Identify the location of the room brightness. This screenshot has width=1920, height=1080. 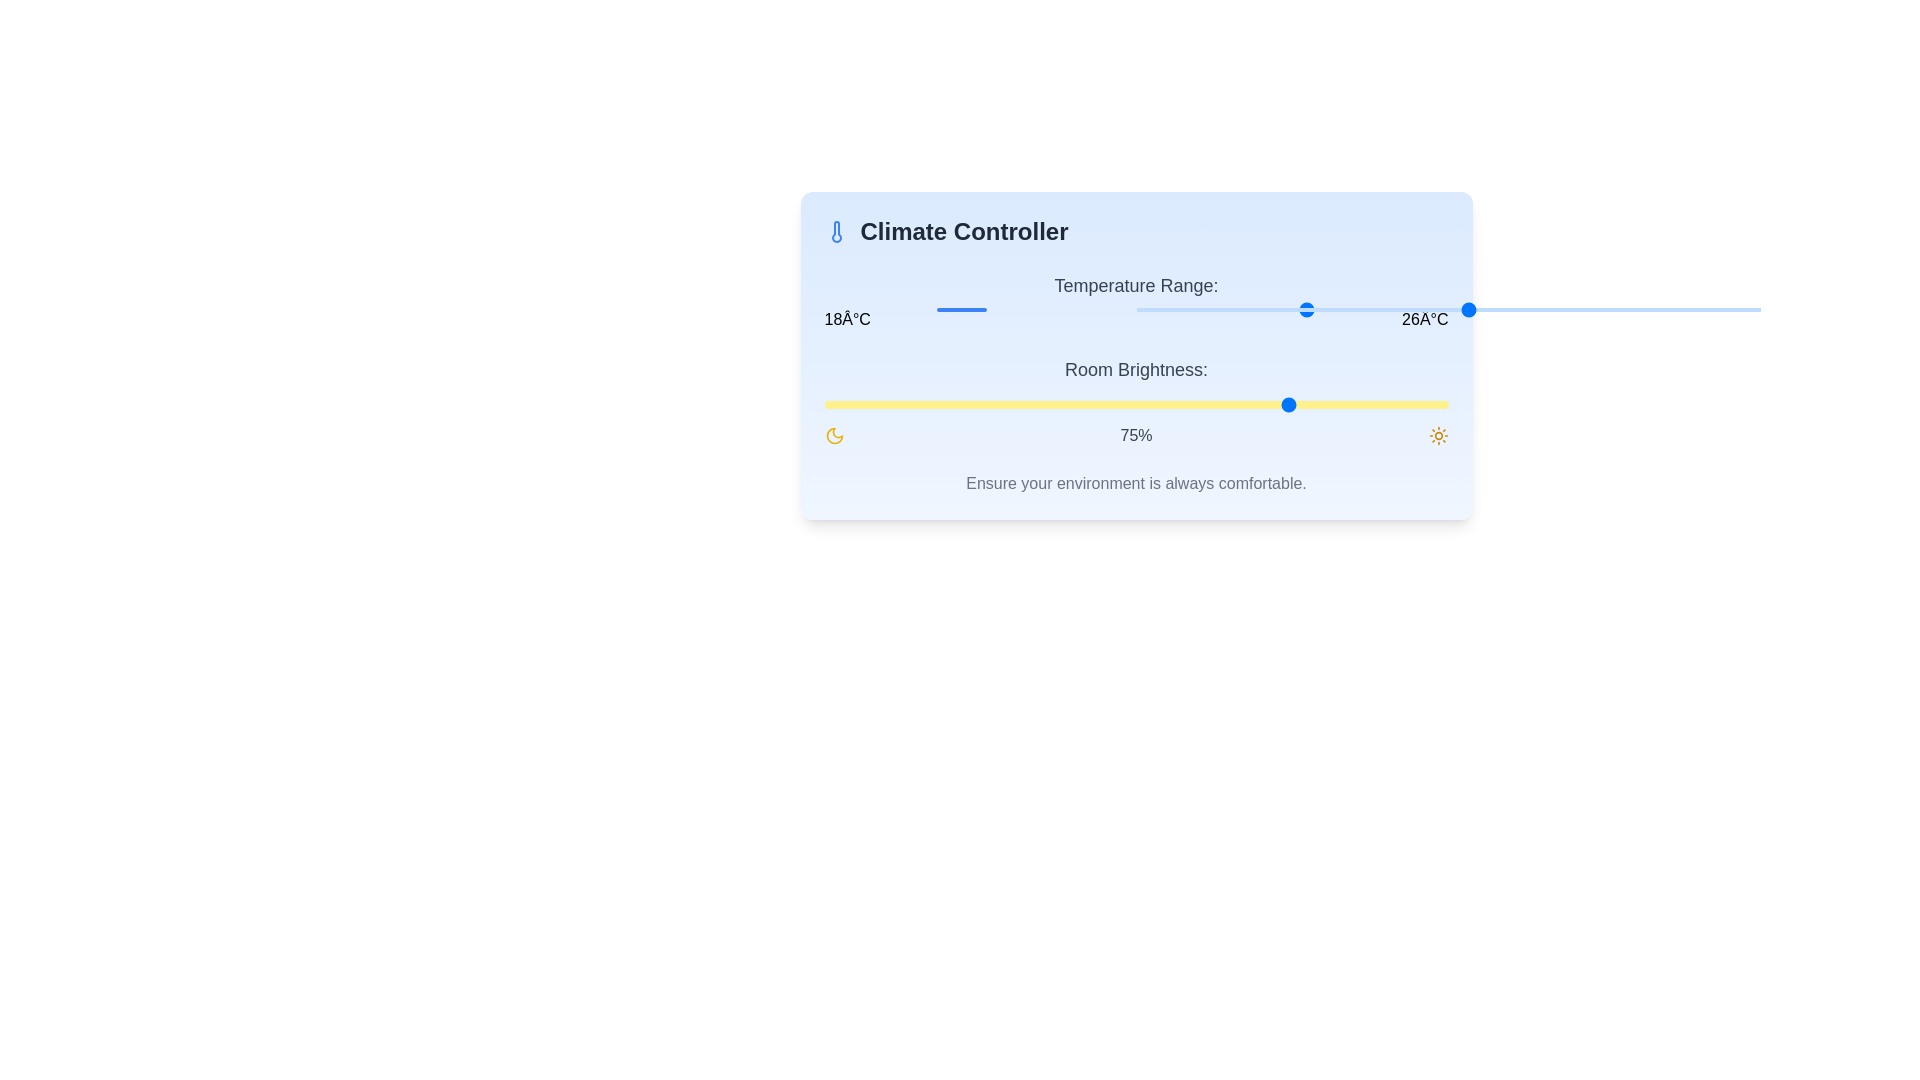
(1192, 405).